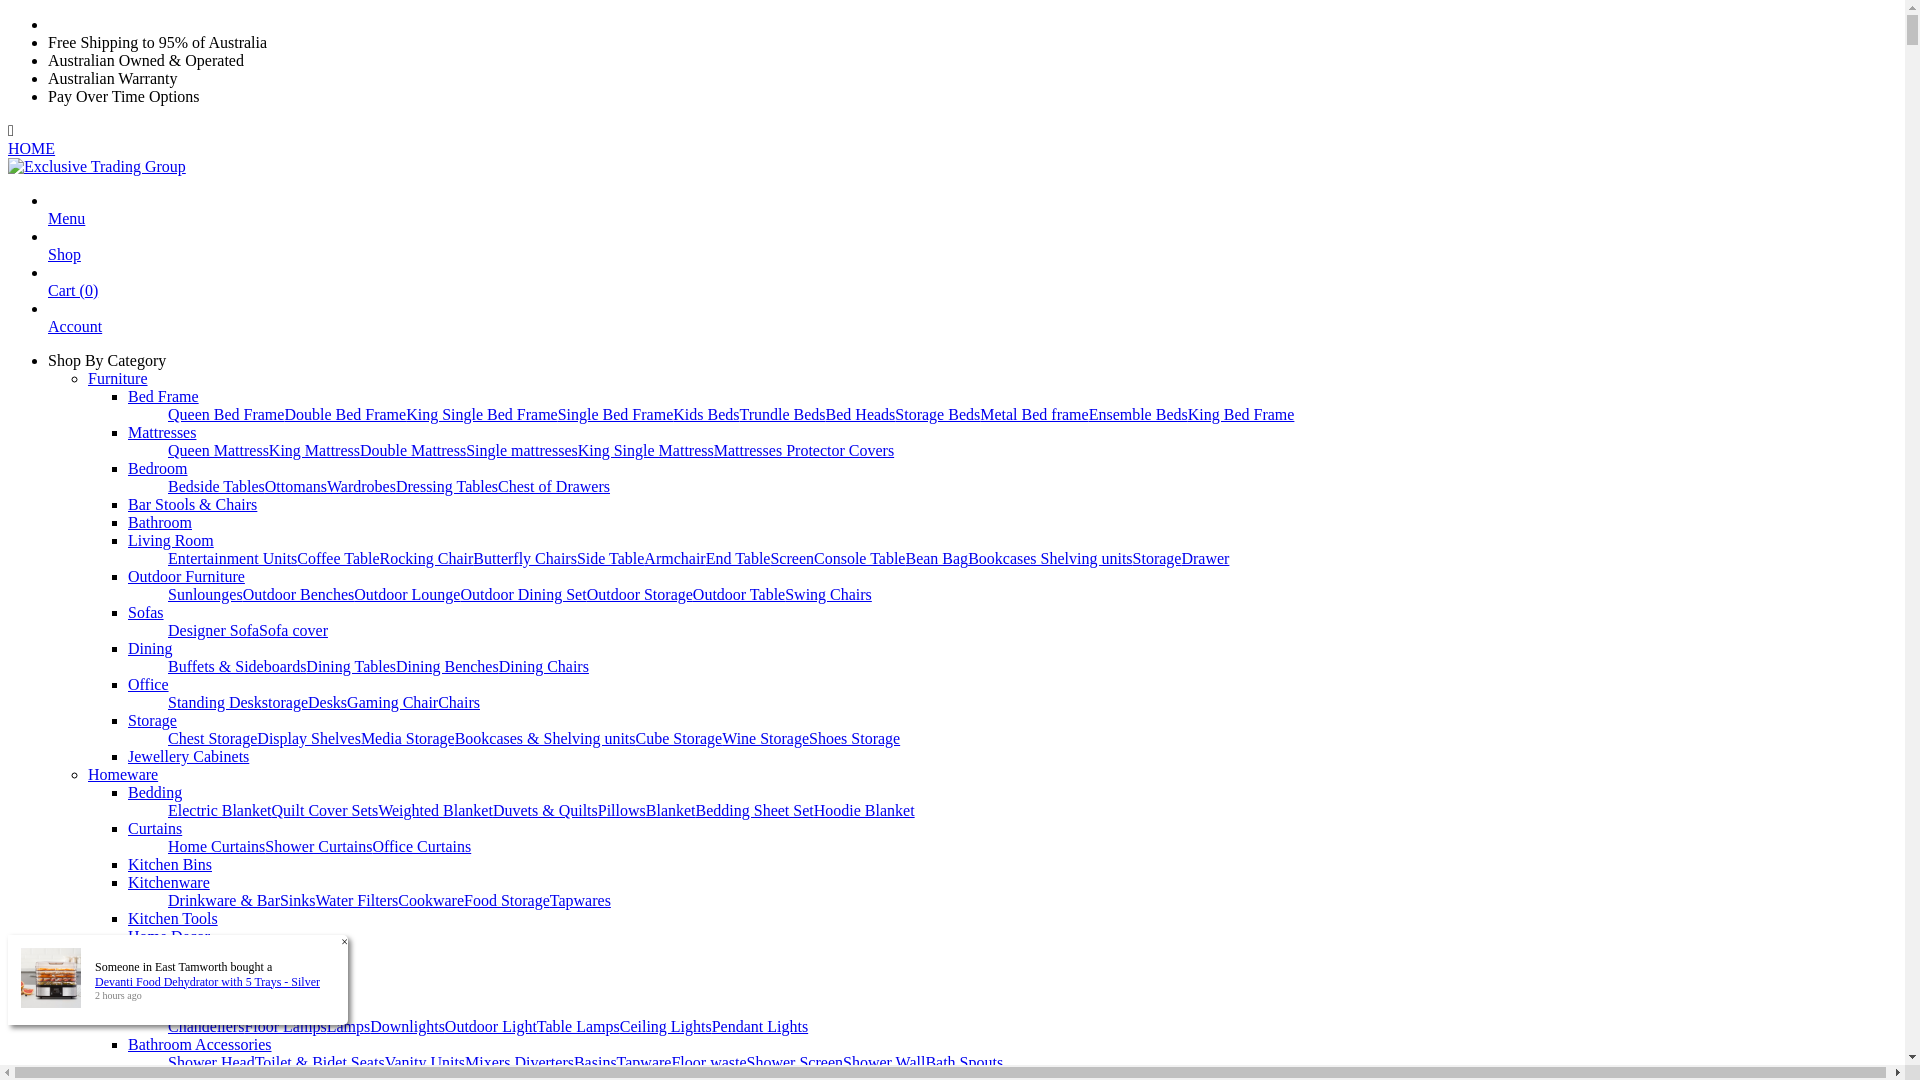  I want to click on 'Ensemble Beds', so click(1138, 413).